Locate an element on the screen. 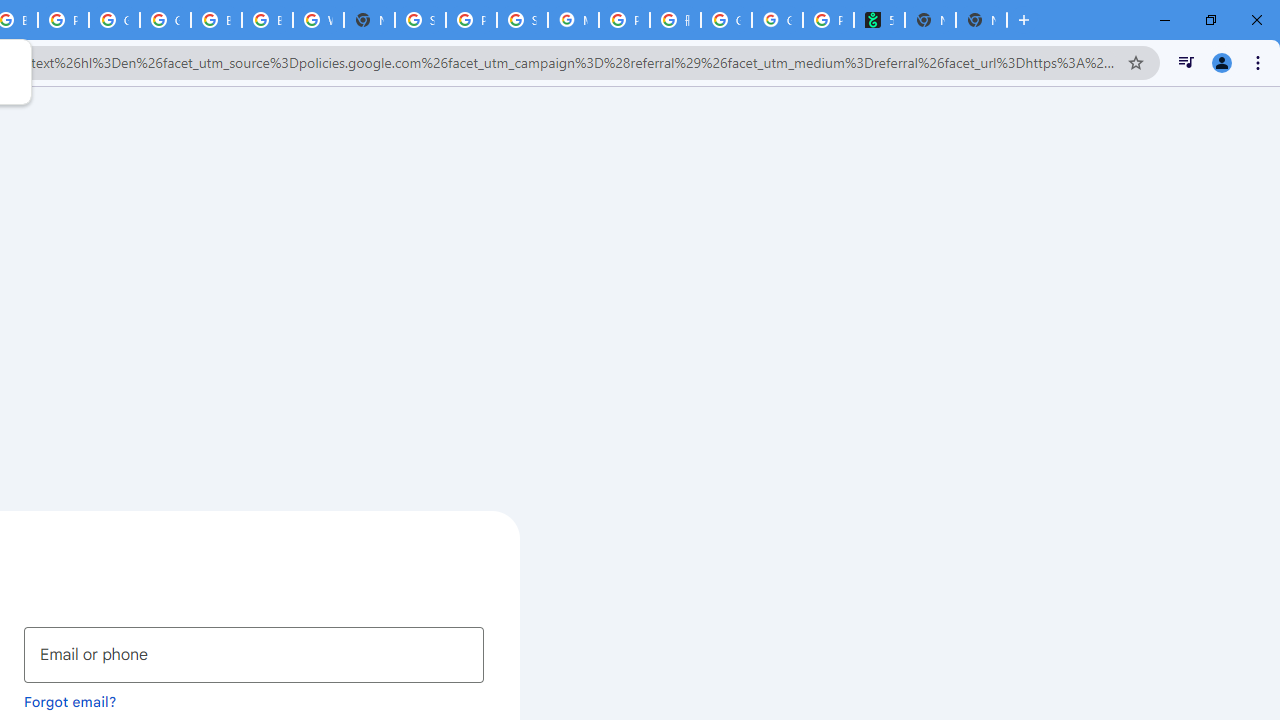 The width and height of the screenshot is (1280, 720). 'Email or phone' is located at coordinates (253, 654).